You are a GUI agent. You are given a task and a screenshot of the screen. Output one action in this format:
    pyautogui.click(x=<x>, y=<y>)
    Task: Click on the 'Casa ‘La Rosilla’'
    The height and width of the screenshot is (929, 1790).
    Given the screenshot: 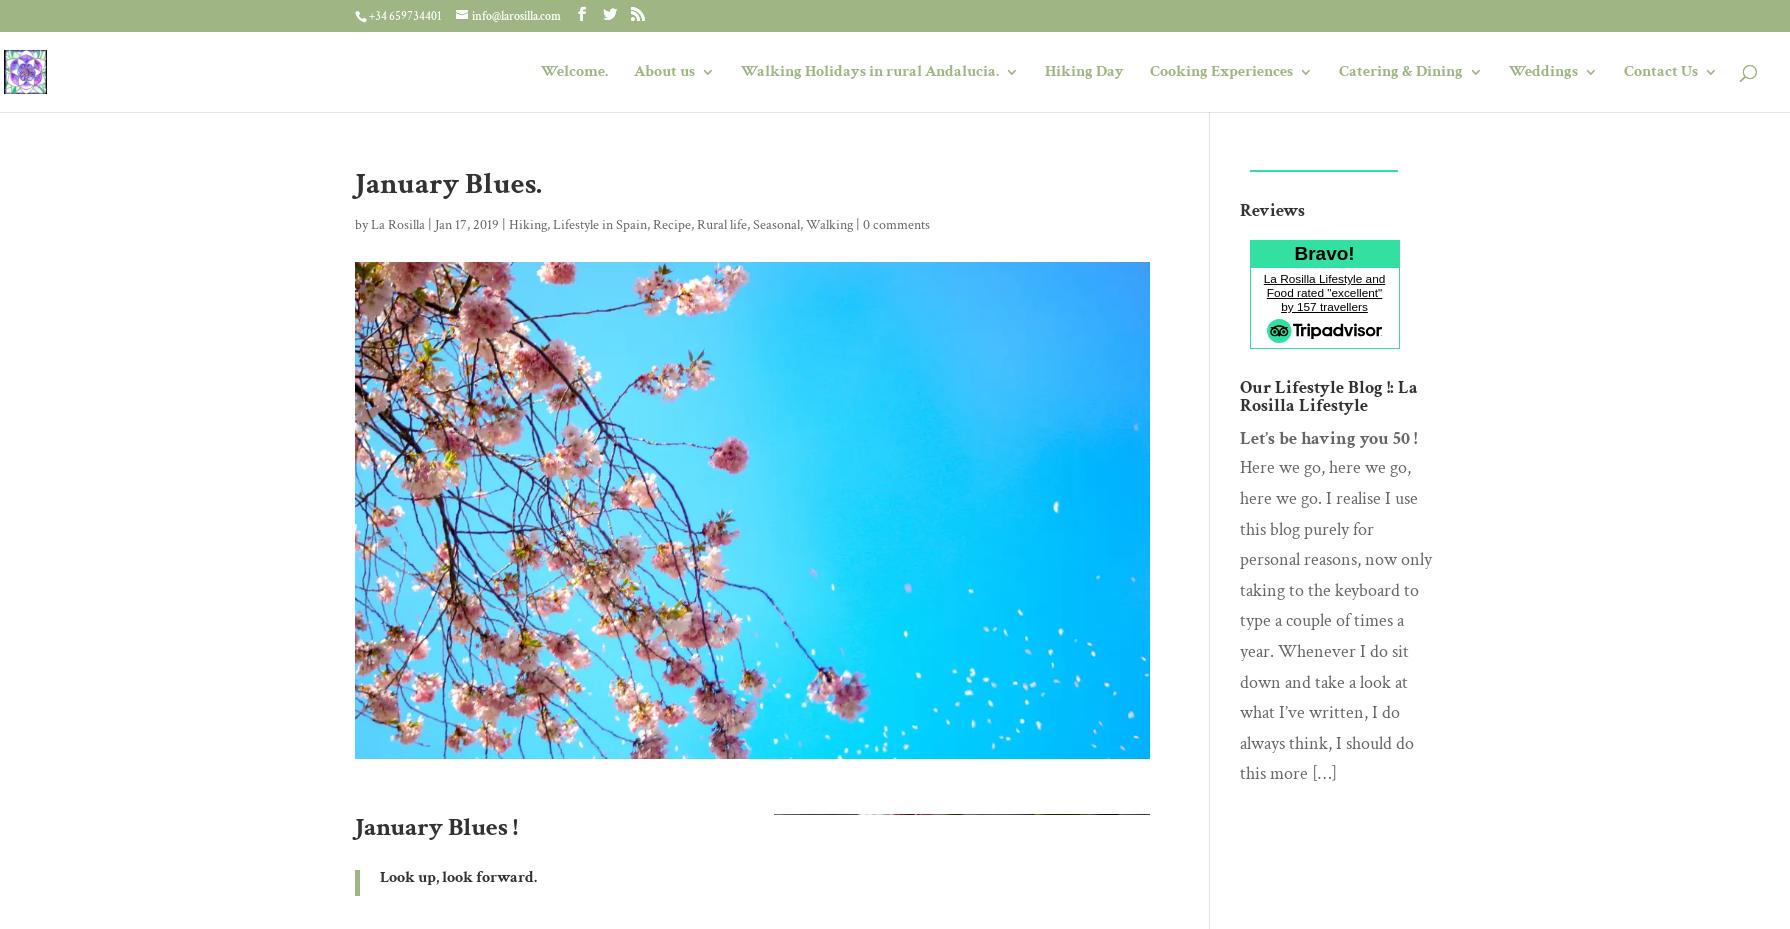 What is the action you would take?
    pyautogui.click(x=727, y=154)
    